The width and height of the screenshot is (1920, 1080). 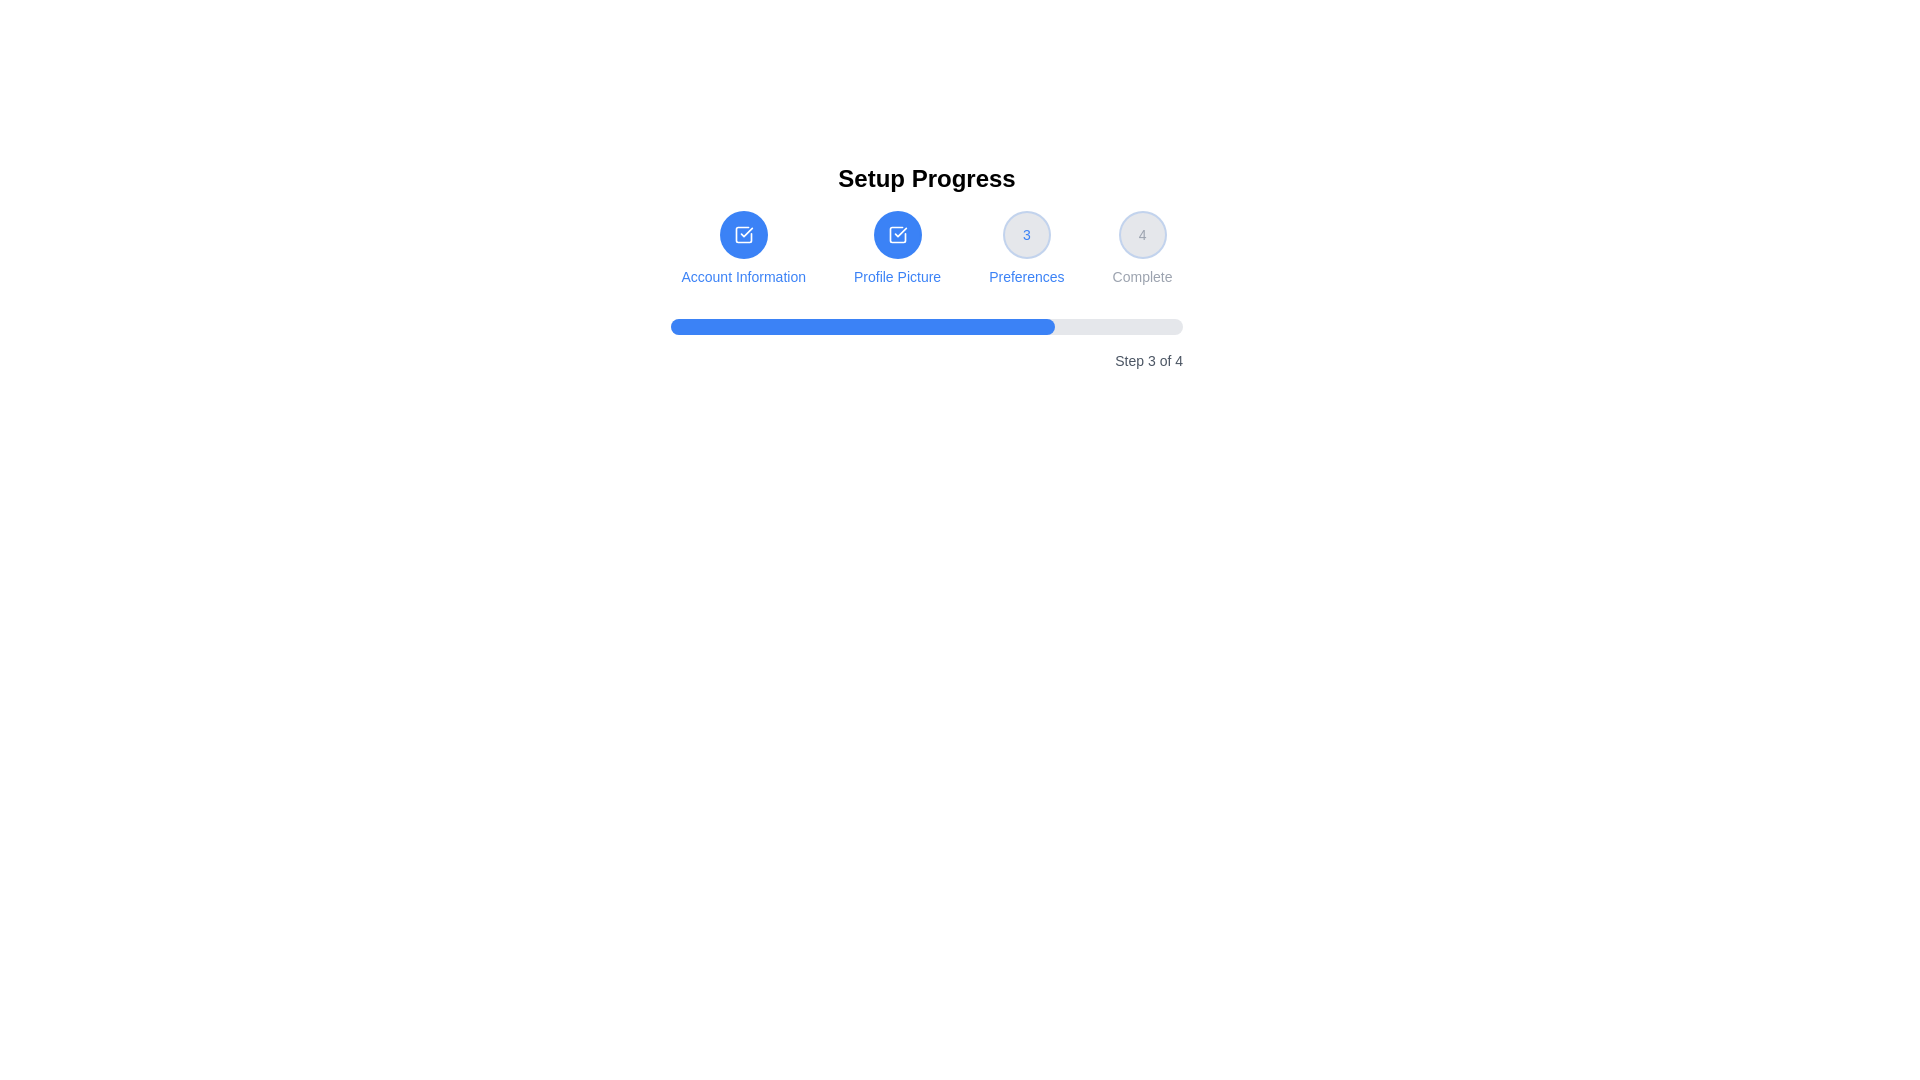 I want to click on the 'Profile Picture' text label displayed in blue, which is located directly below the second step icon in the setup progress interface, so click(x=896, y=277).